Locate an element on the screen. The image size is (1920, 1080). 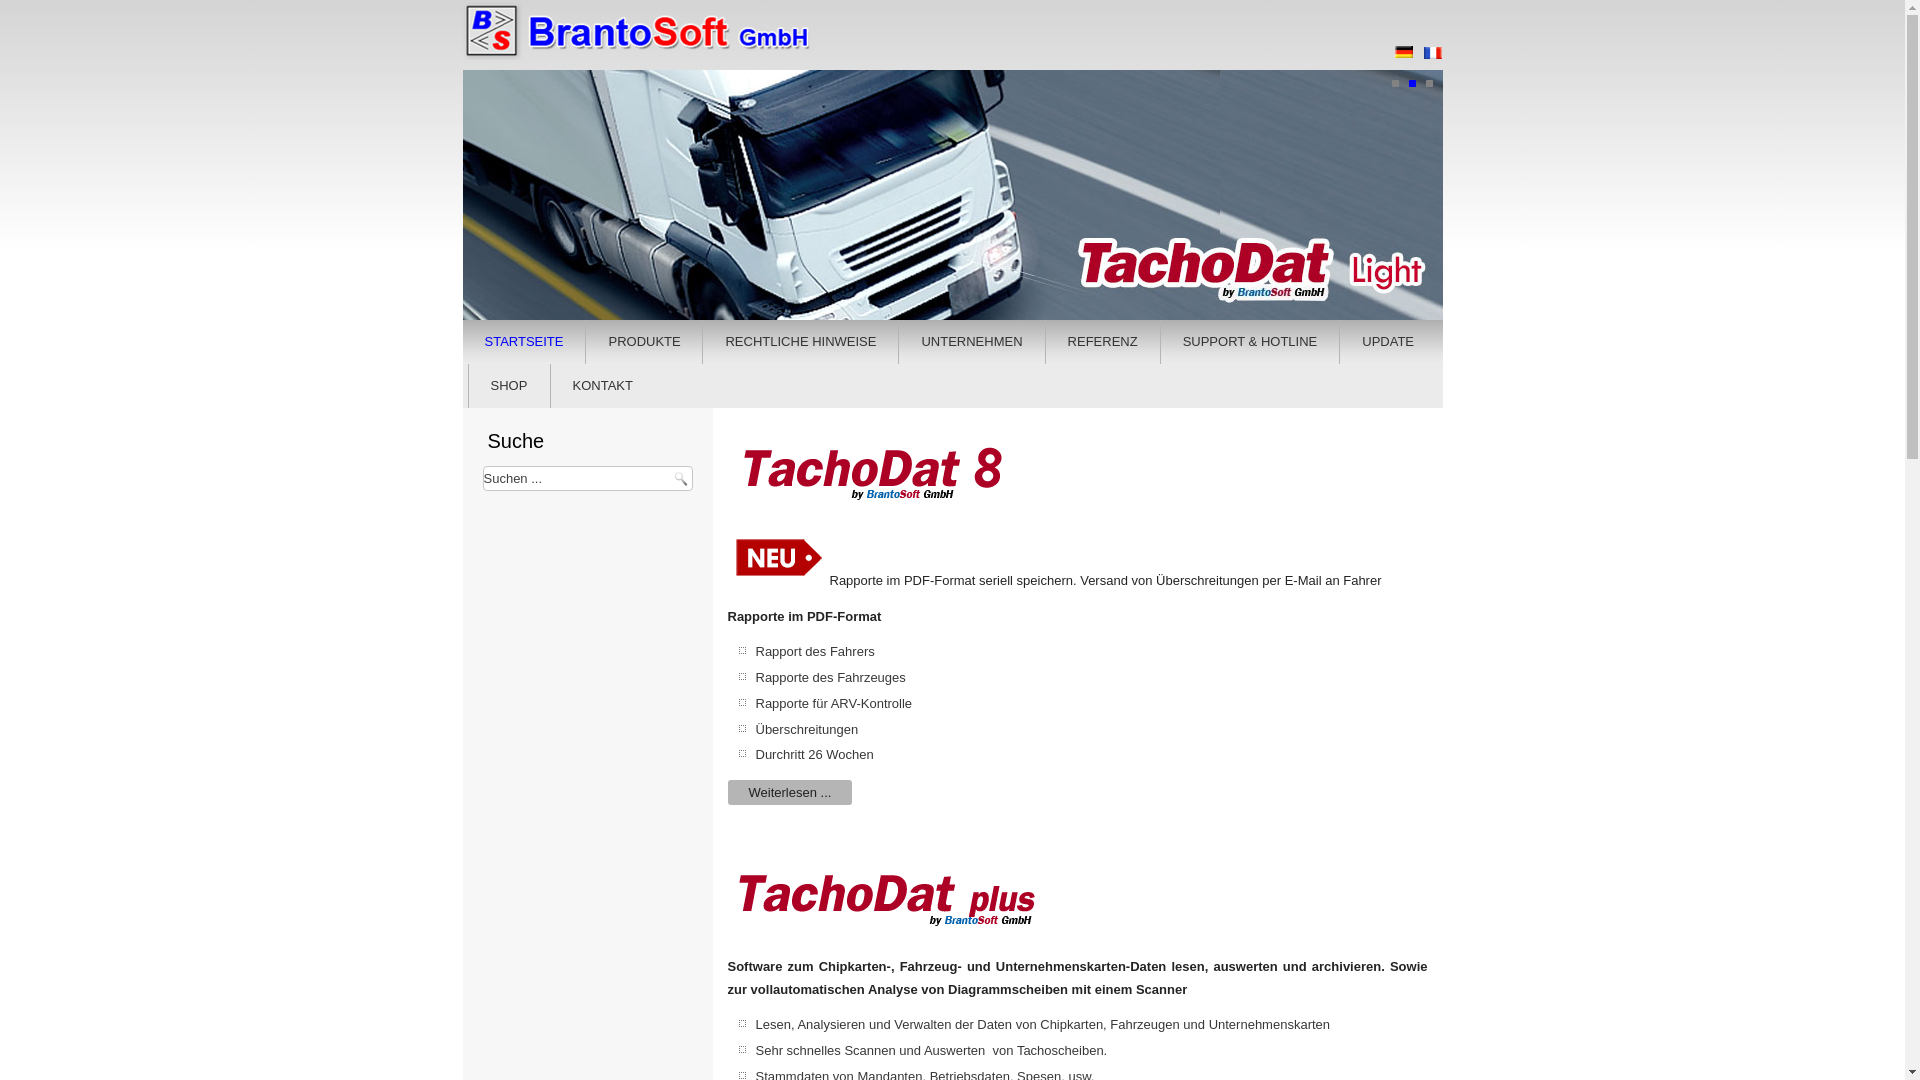
'KONTAKT' is located at coordinates (602, 385).